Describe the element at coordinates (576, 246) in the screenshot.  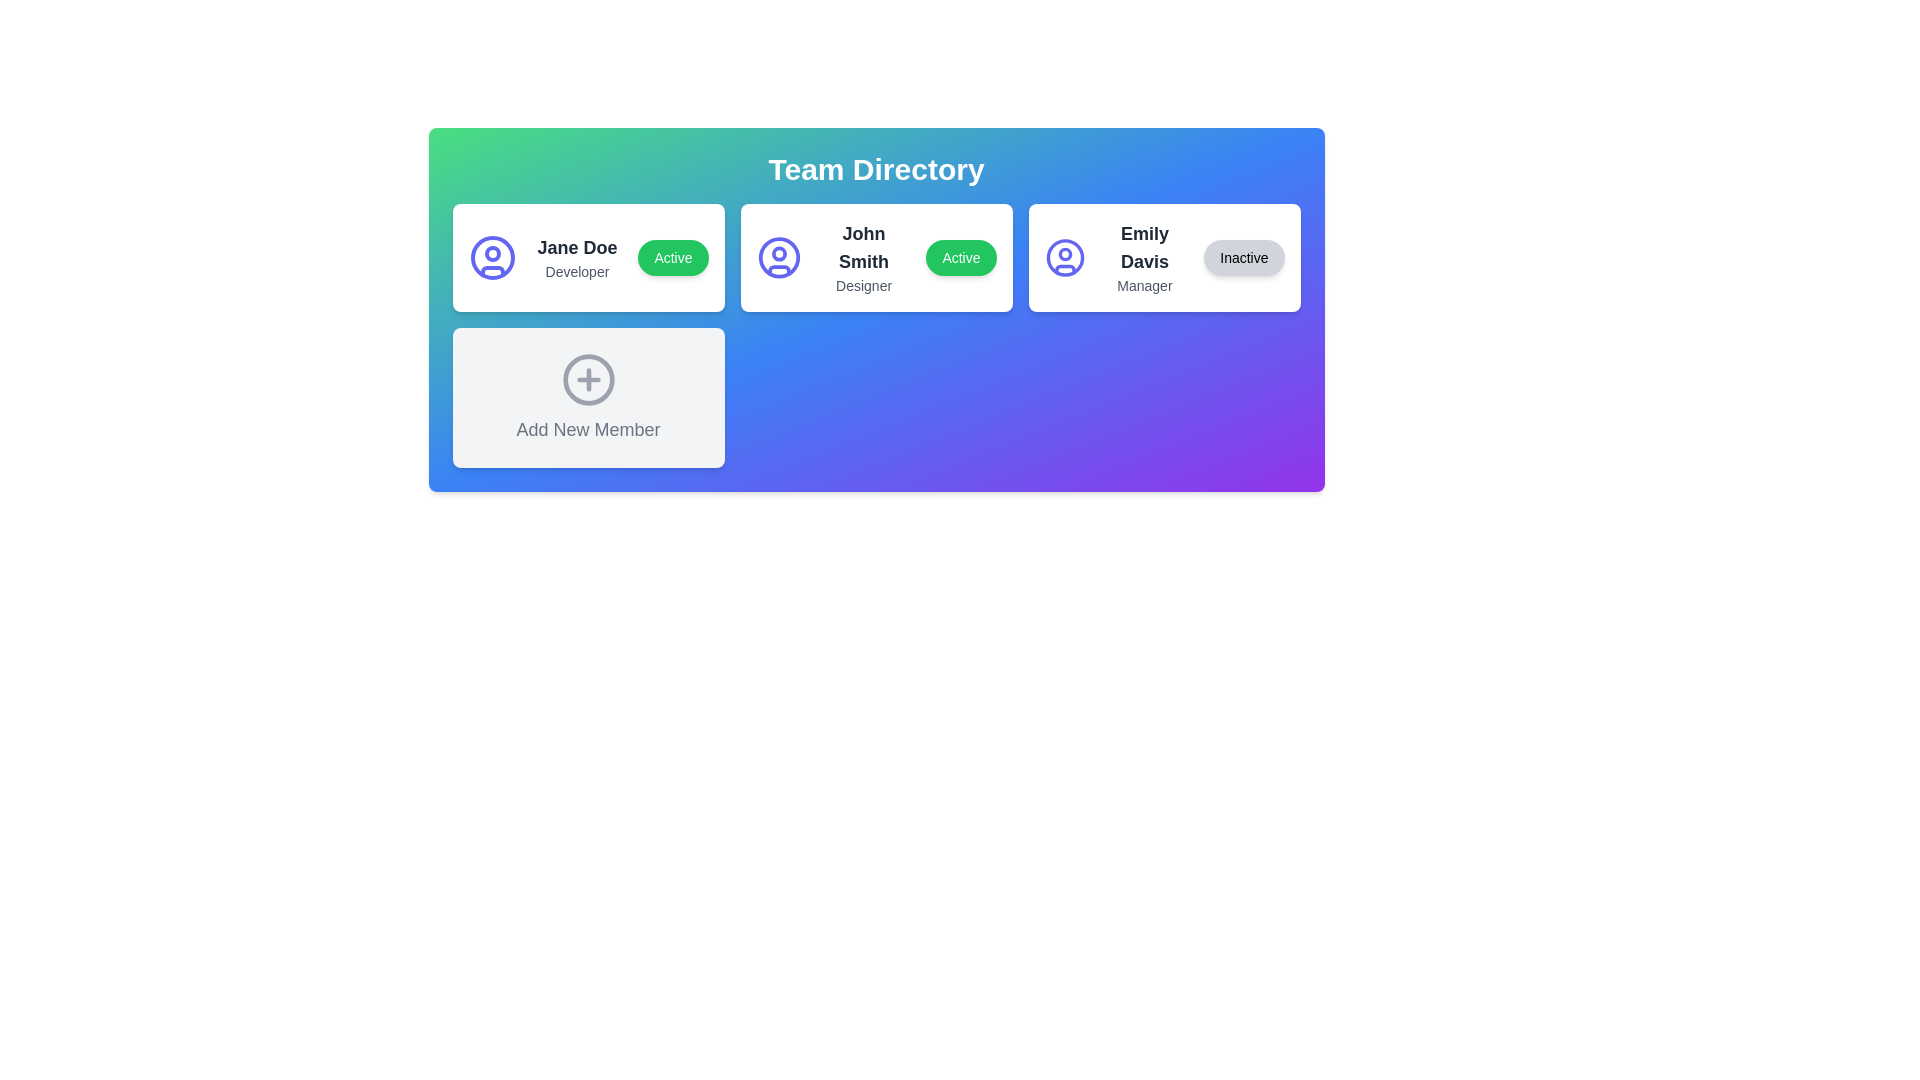
I see `the text label 'Jane Doe' from the first card in the 'Team Directory' section` at that location.